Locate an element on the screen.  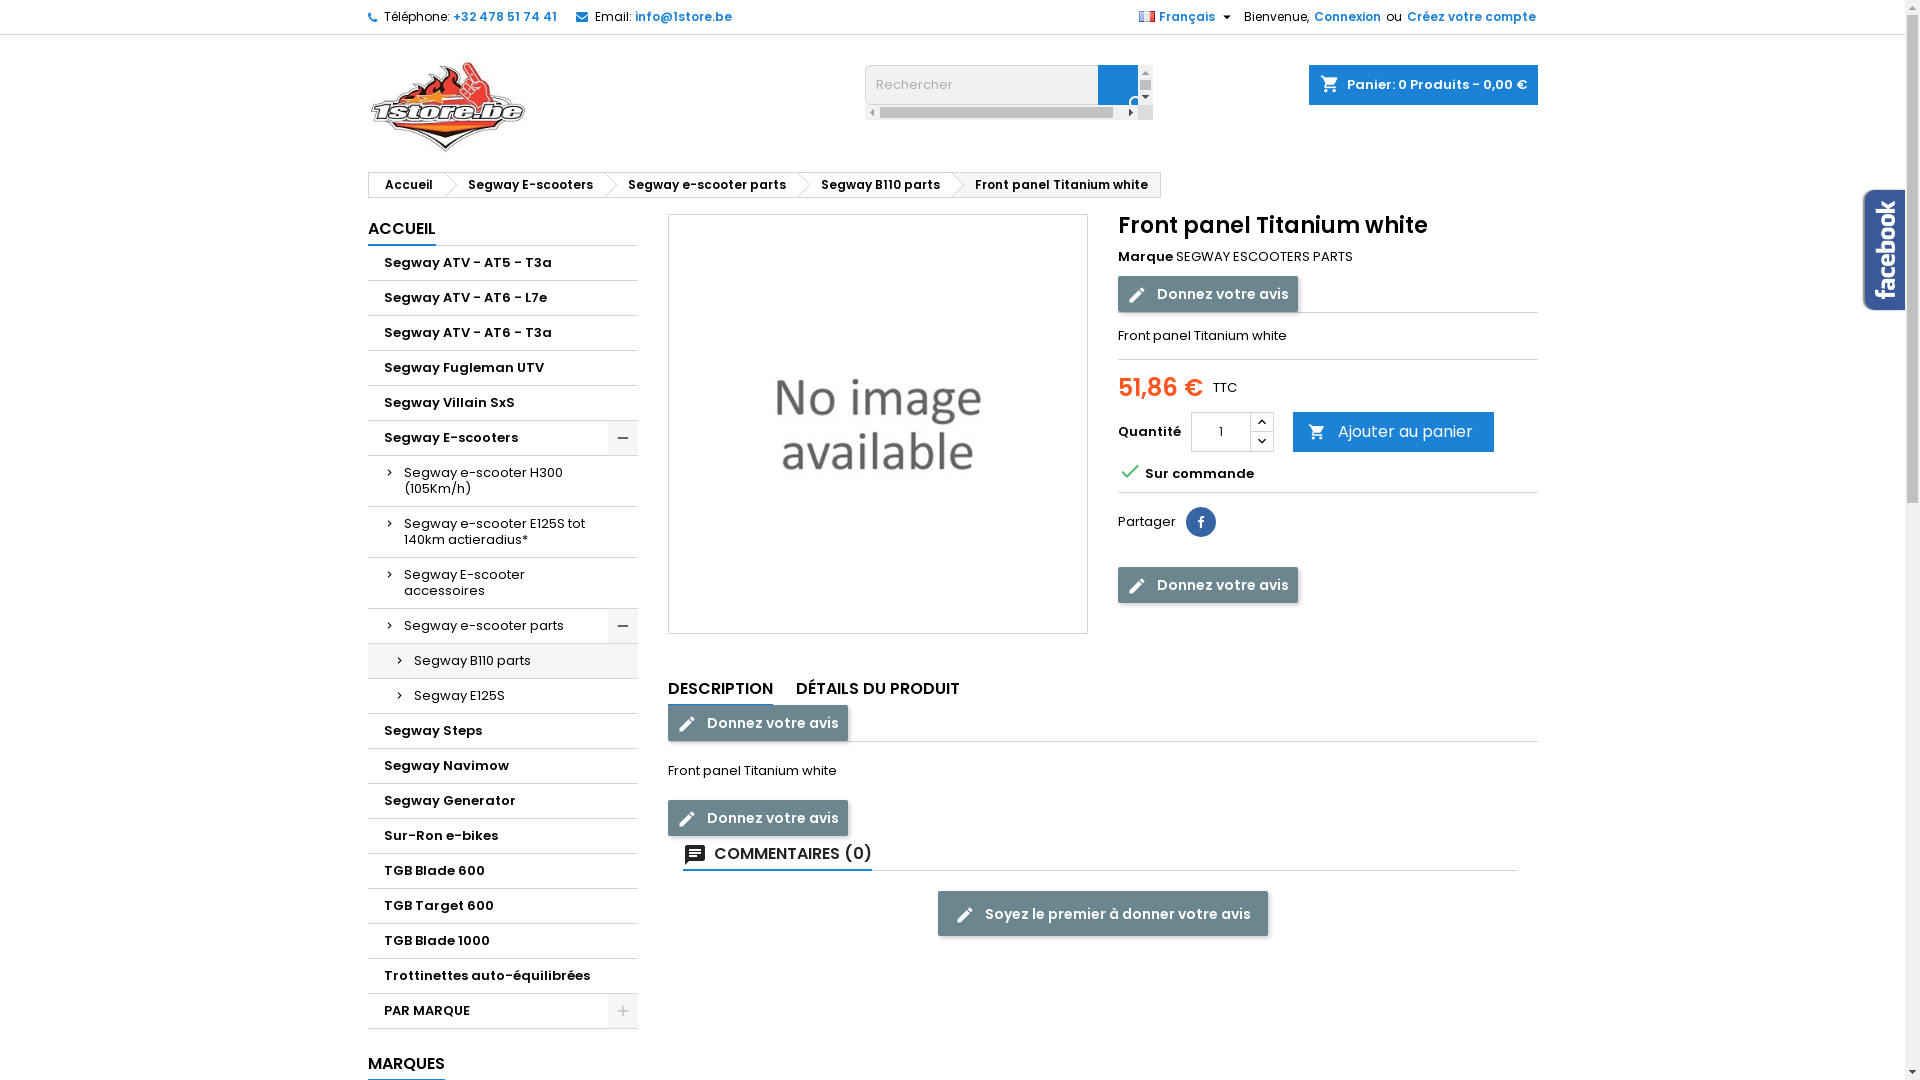
'Segway Steps' is located at coordinates (503, 731).